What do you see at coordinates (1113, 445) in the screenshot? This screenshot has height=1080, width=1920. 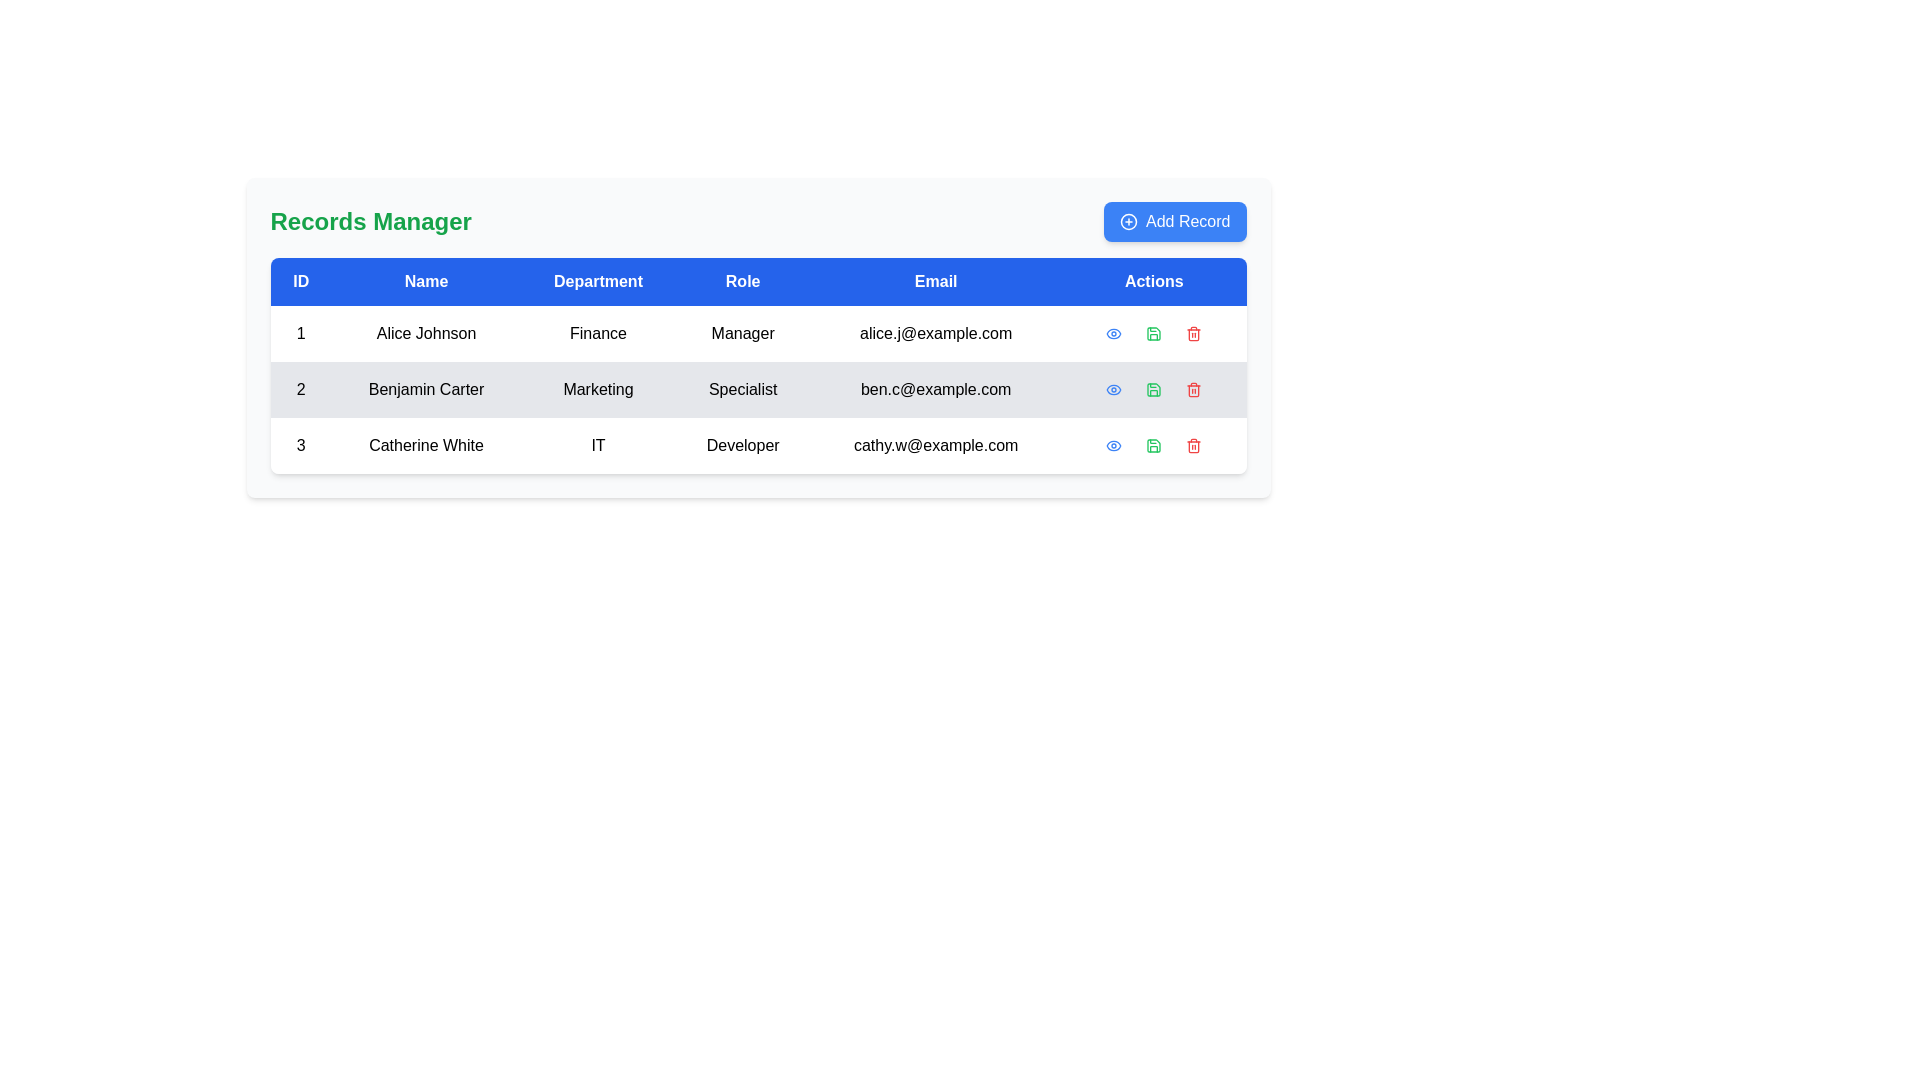 I see `the rounded button with a blue outline shaped like an eye, located in the 'Actions' column of the third row, next to the email 'cathy.w@example.com'` at bounding box center [1113, 445].